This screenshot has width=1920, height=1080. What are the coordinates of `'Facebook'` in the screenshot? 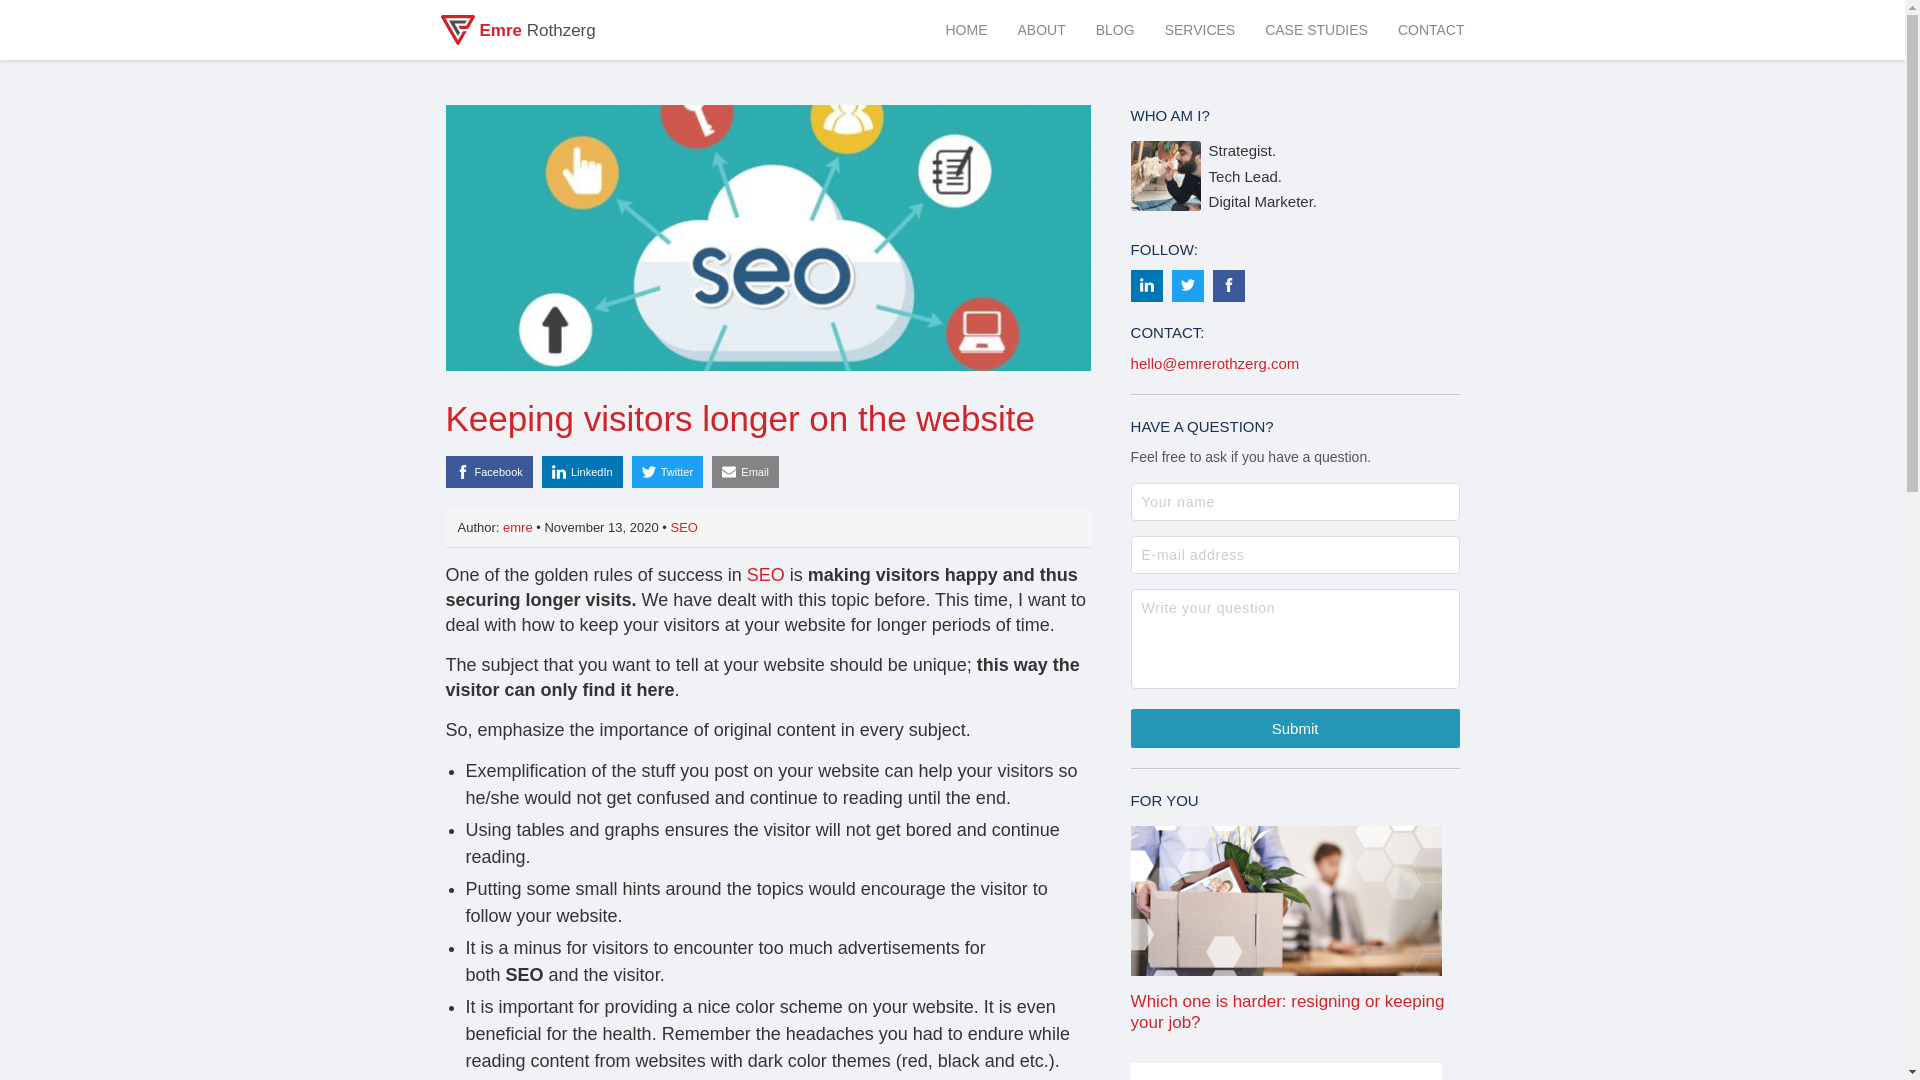 It's located at (489, 471).